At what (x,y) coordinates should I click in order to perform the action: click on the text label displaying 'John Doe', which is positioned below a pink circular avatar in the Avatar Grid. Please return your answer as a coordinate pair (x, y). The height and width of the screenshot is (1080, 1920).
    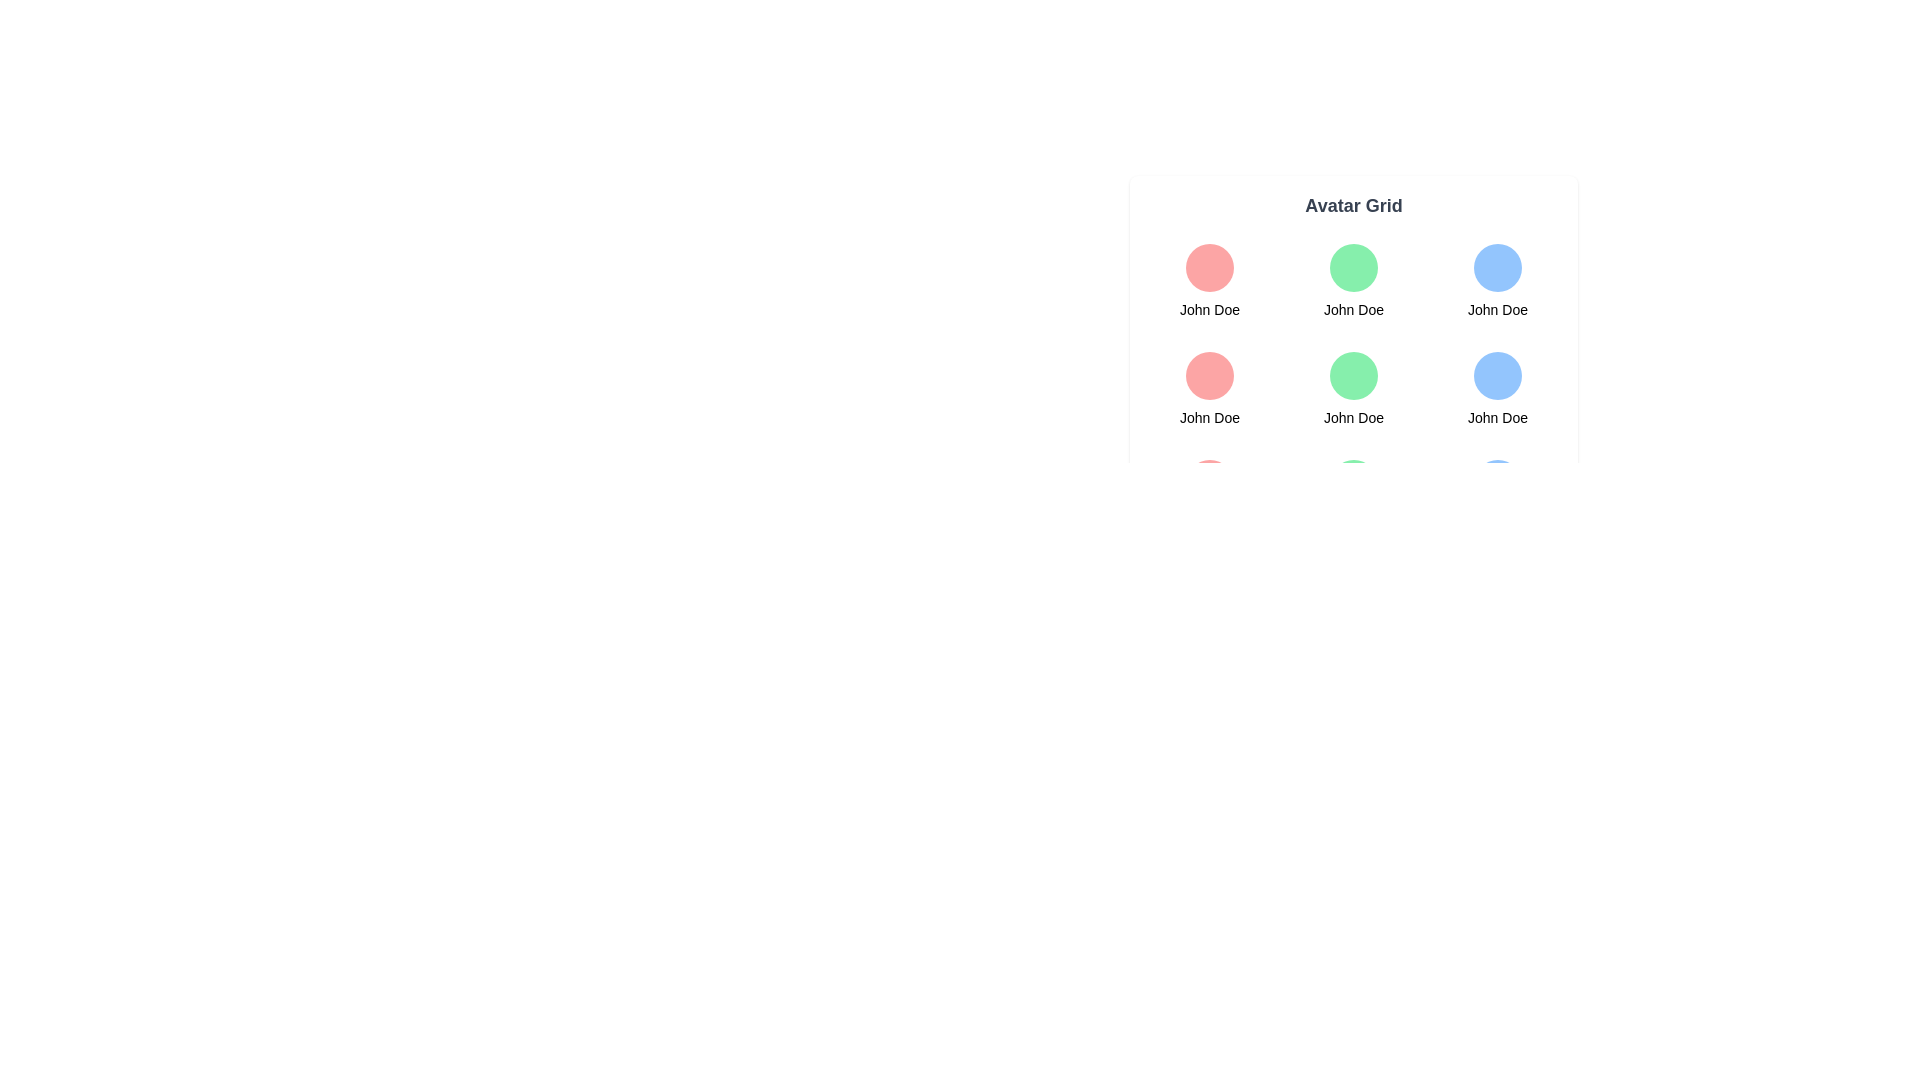
    Looking at the image, I should click on (1208, 416).